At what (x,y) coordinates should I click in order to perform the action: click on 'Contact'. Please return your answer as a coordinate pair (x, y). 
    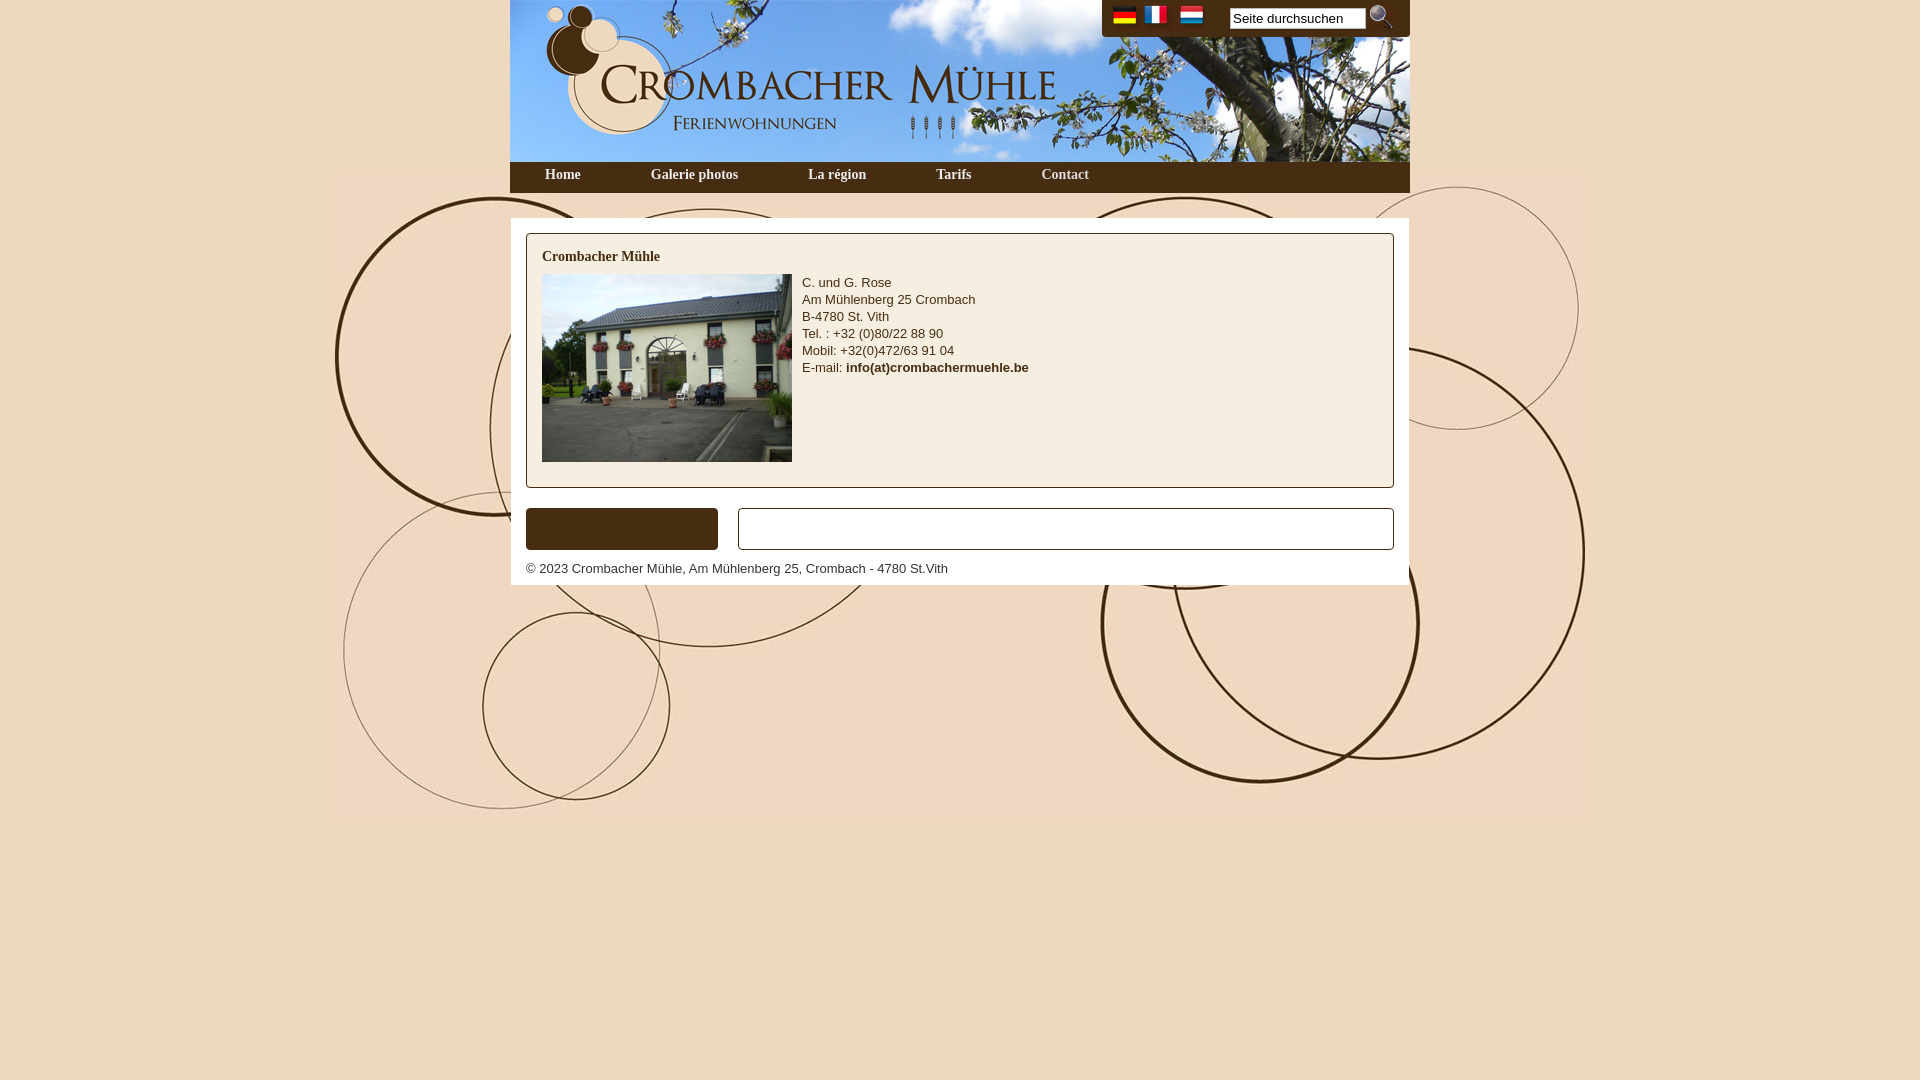
    Looking at the image, I should click on (1006, 174).